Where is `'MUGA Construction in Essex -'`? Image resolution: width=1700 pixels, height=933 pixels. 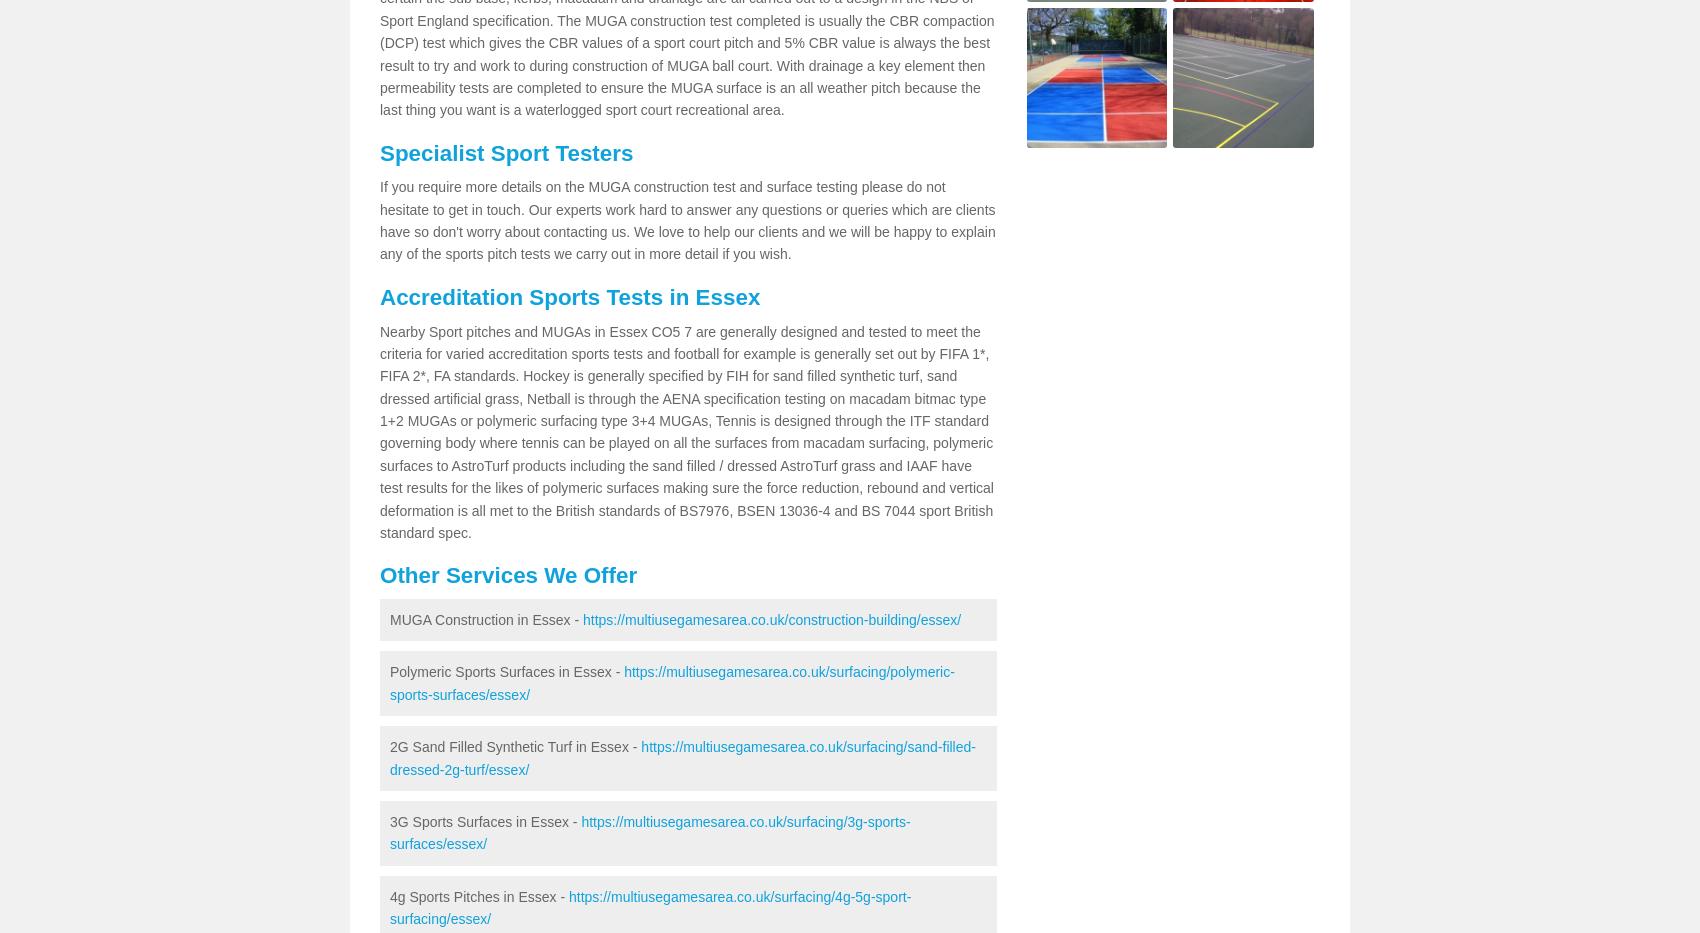 'MUGA Construction in Essex -' is located at coordinates (486, 619).